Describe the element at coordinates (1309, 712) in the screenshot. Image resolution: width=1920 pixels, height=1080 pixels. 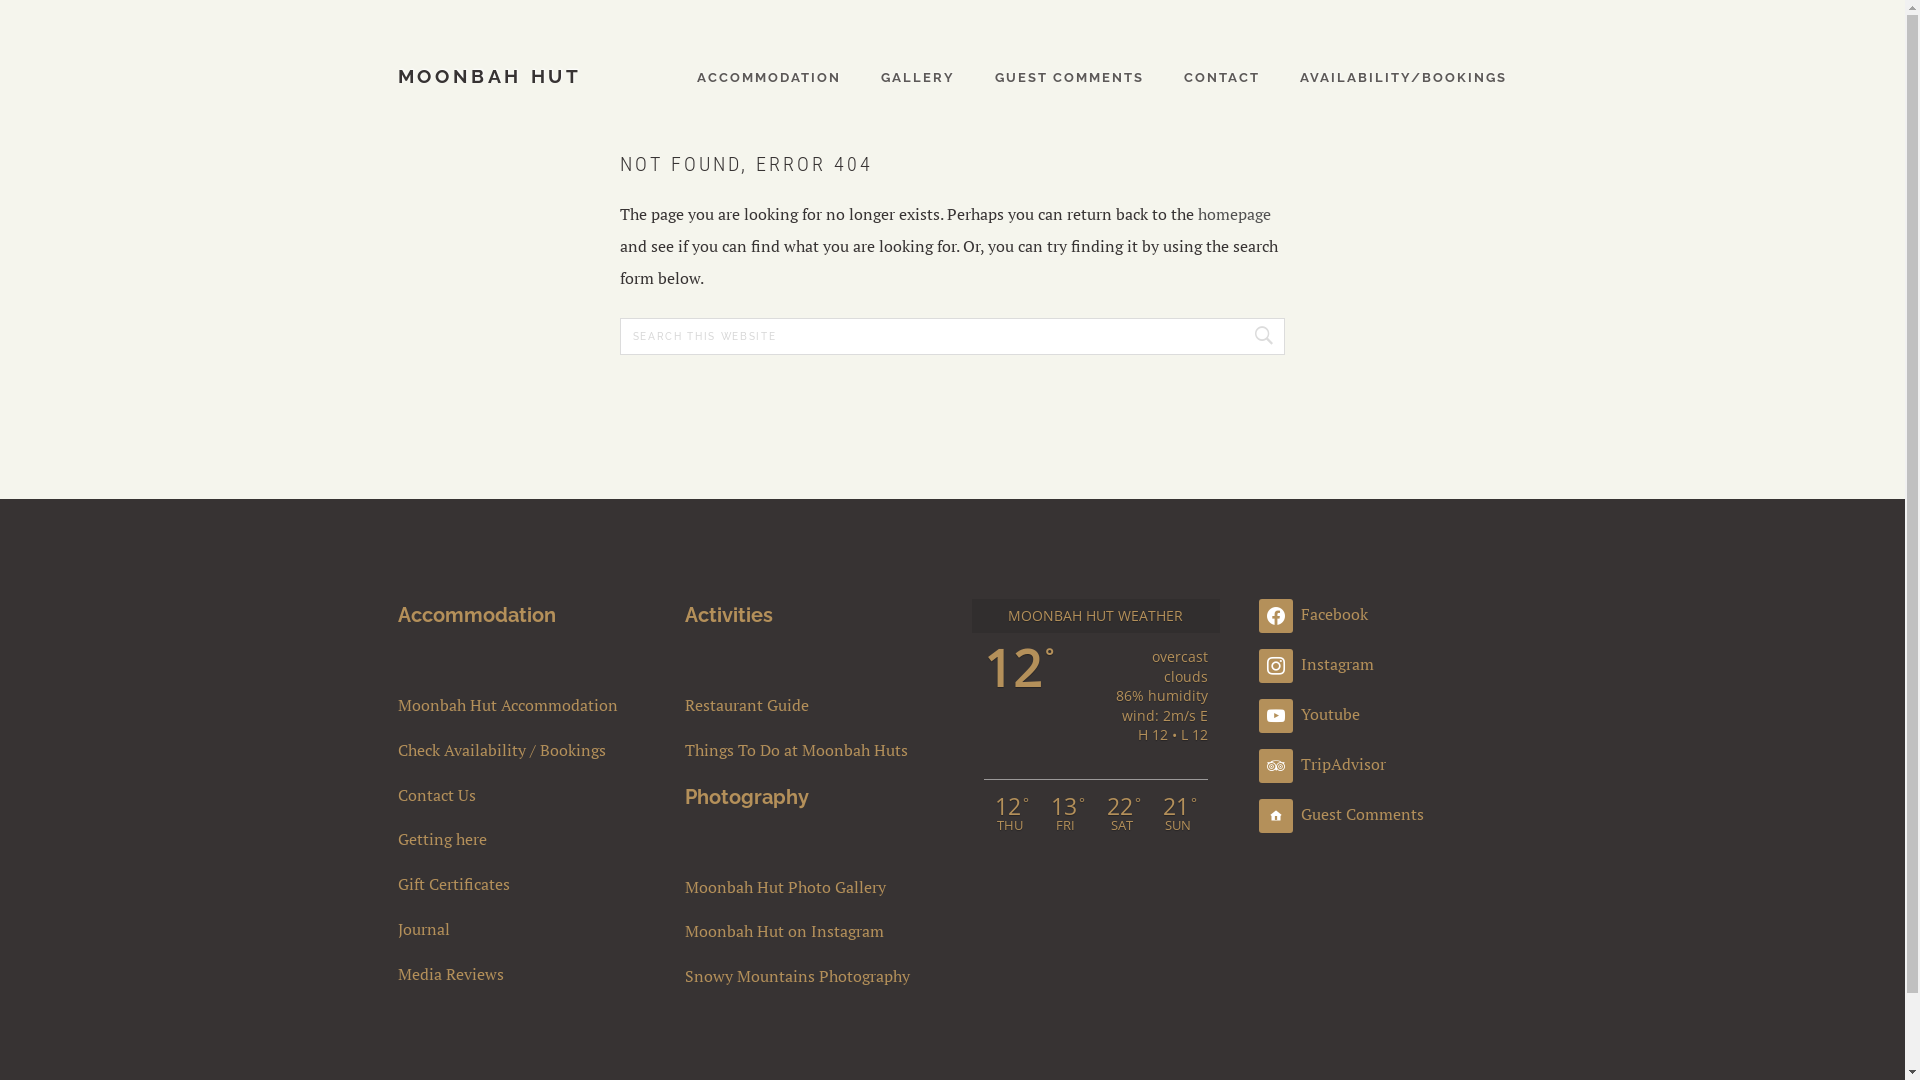
I see `'Youtube'` at that location.